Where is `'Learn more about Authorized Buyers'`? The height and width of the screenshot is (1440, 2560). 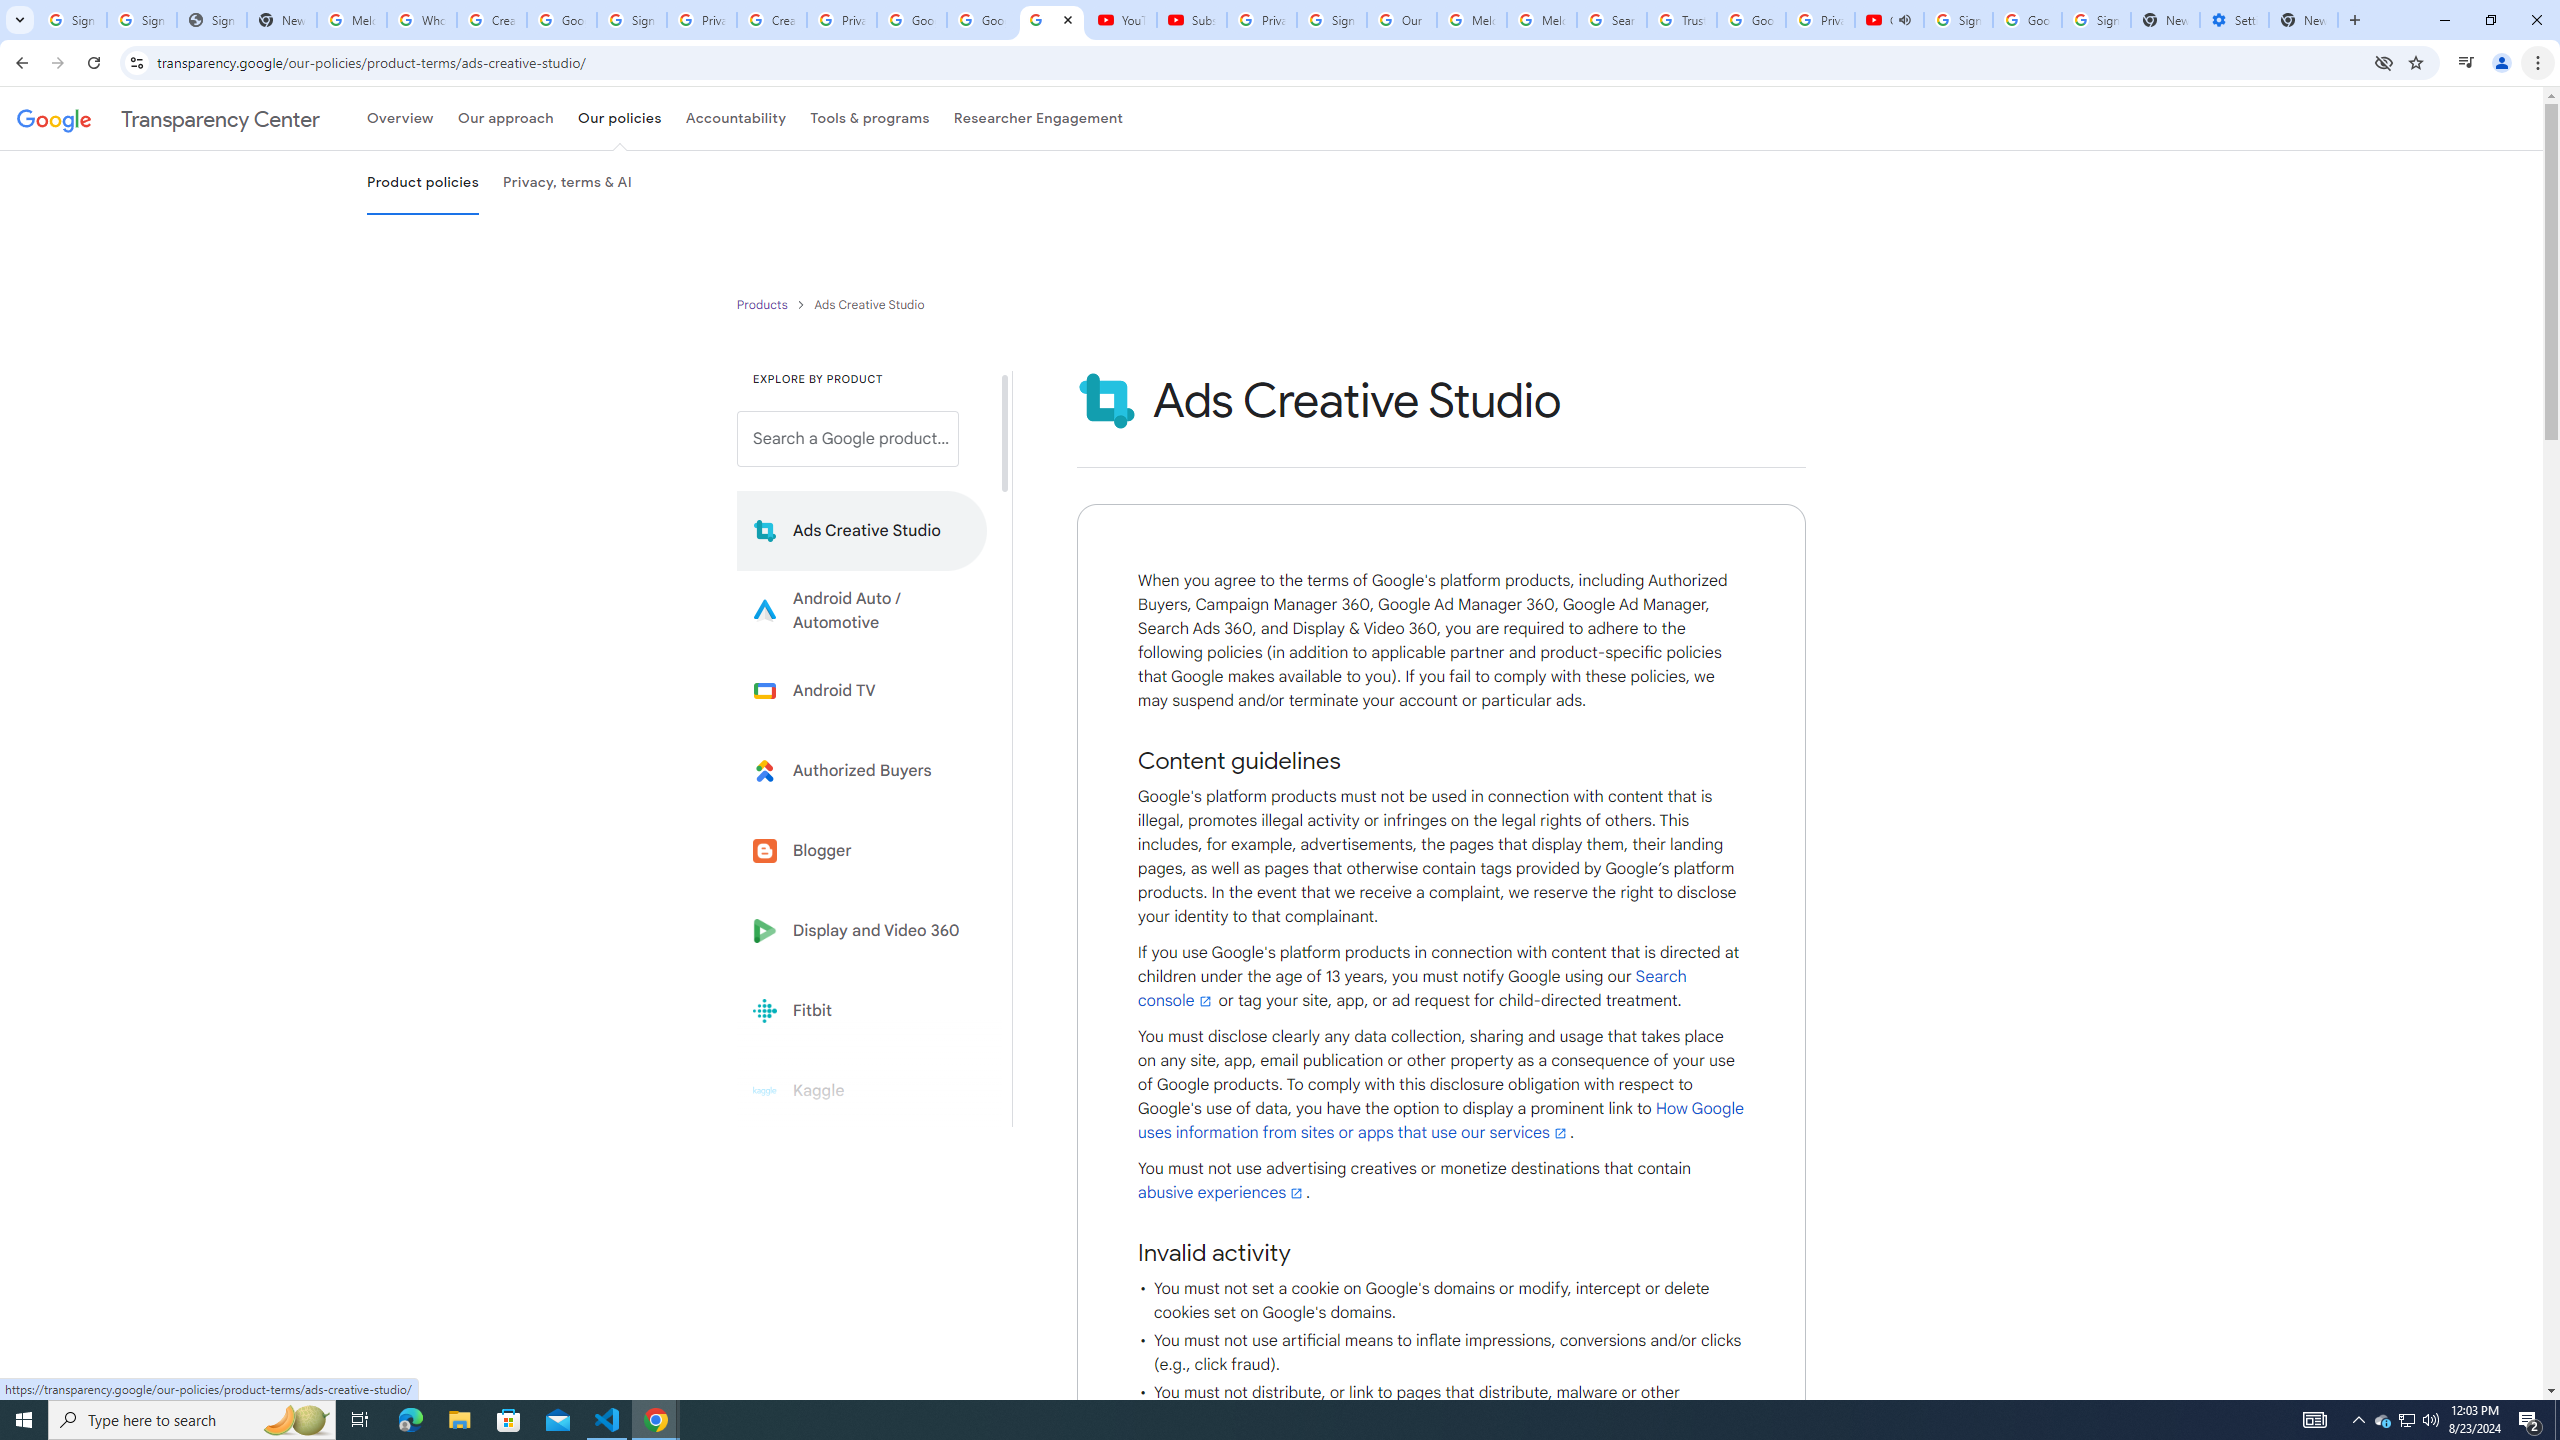 'Learn more about Authorized Buyers' is located at coordinates (861, 770).